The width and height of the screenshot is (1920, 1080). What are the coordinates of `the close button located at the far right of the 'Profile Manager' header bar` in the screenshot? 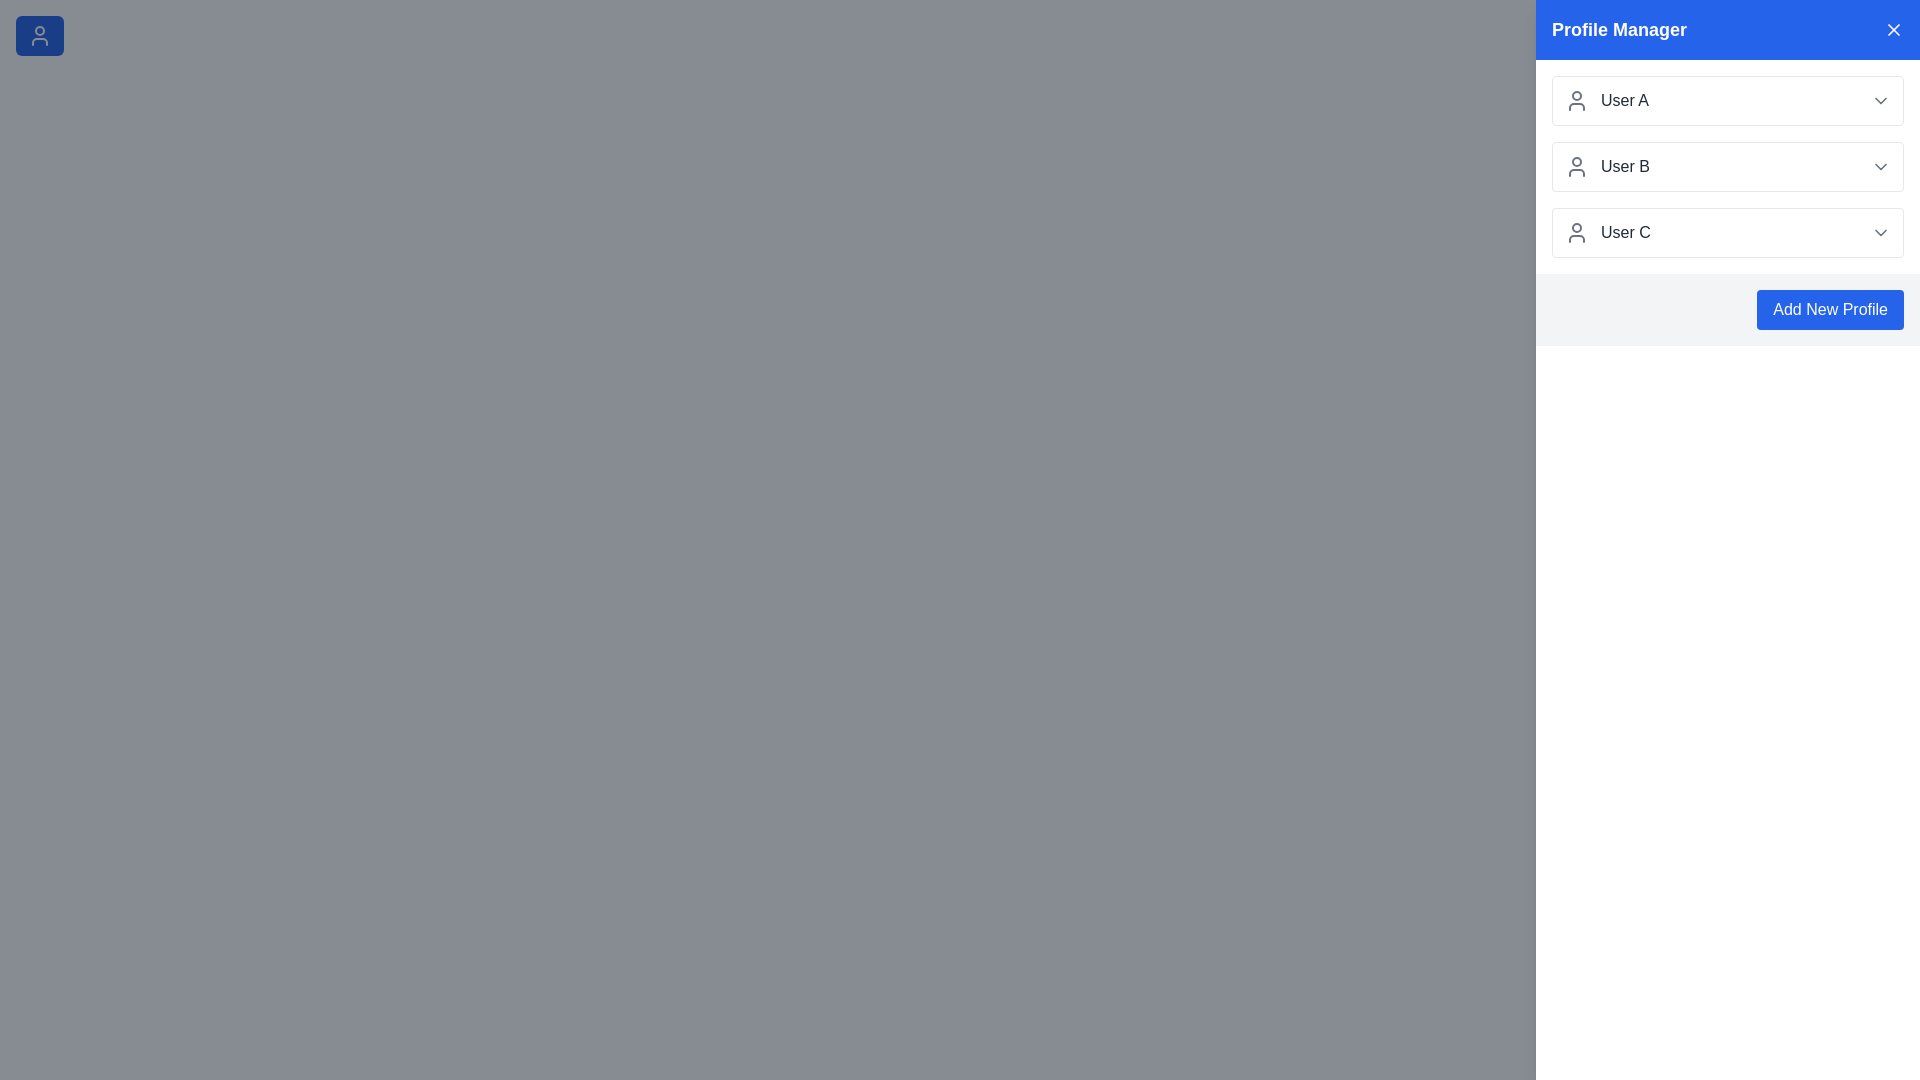 It's located at (1893, 30).